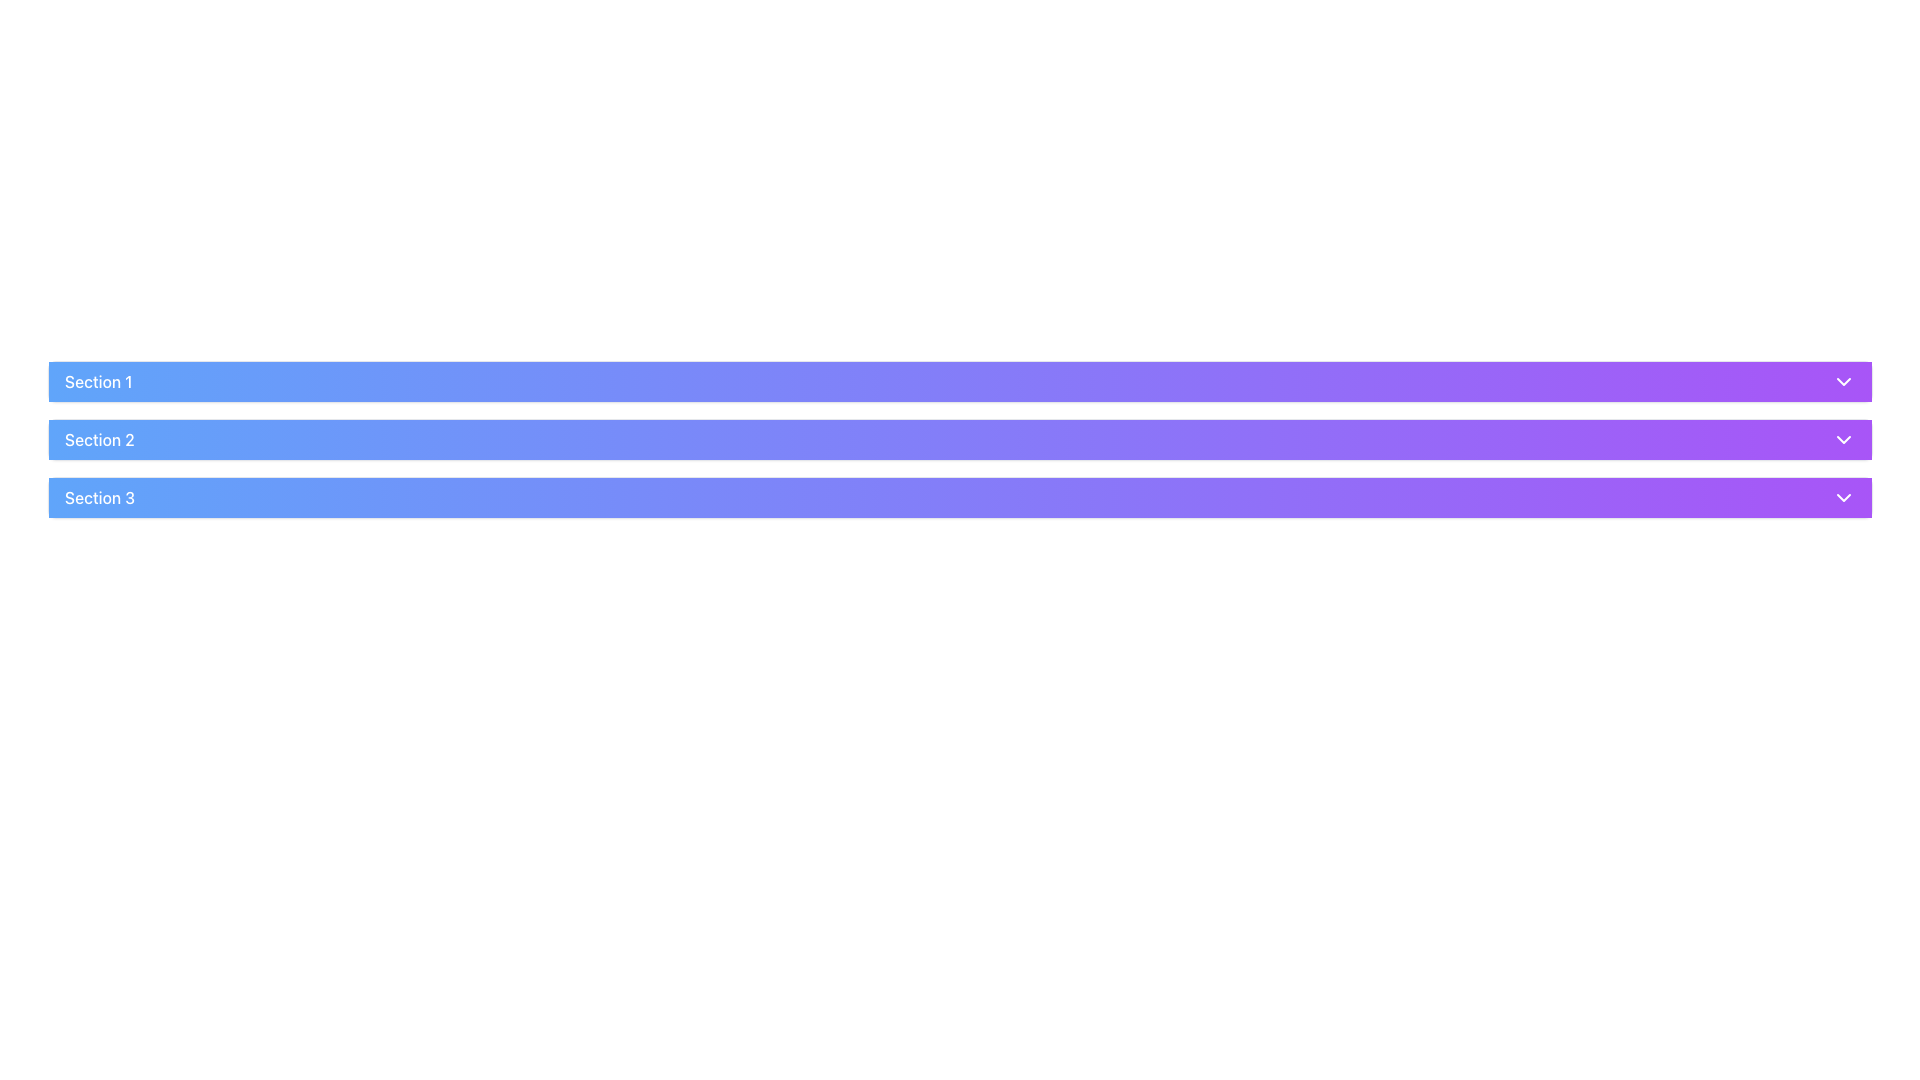 The image size is (1920, 1080). I want to click on the toggle icon for 'Section 2' located at the rightmost edge of the header to trigger visual feedback, so click(1842, 438).